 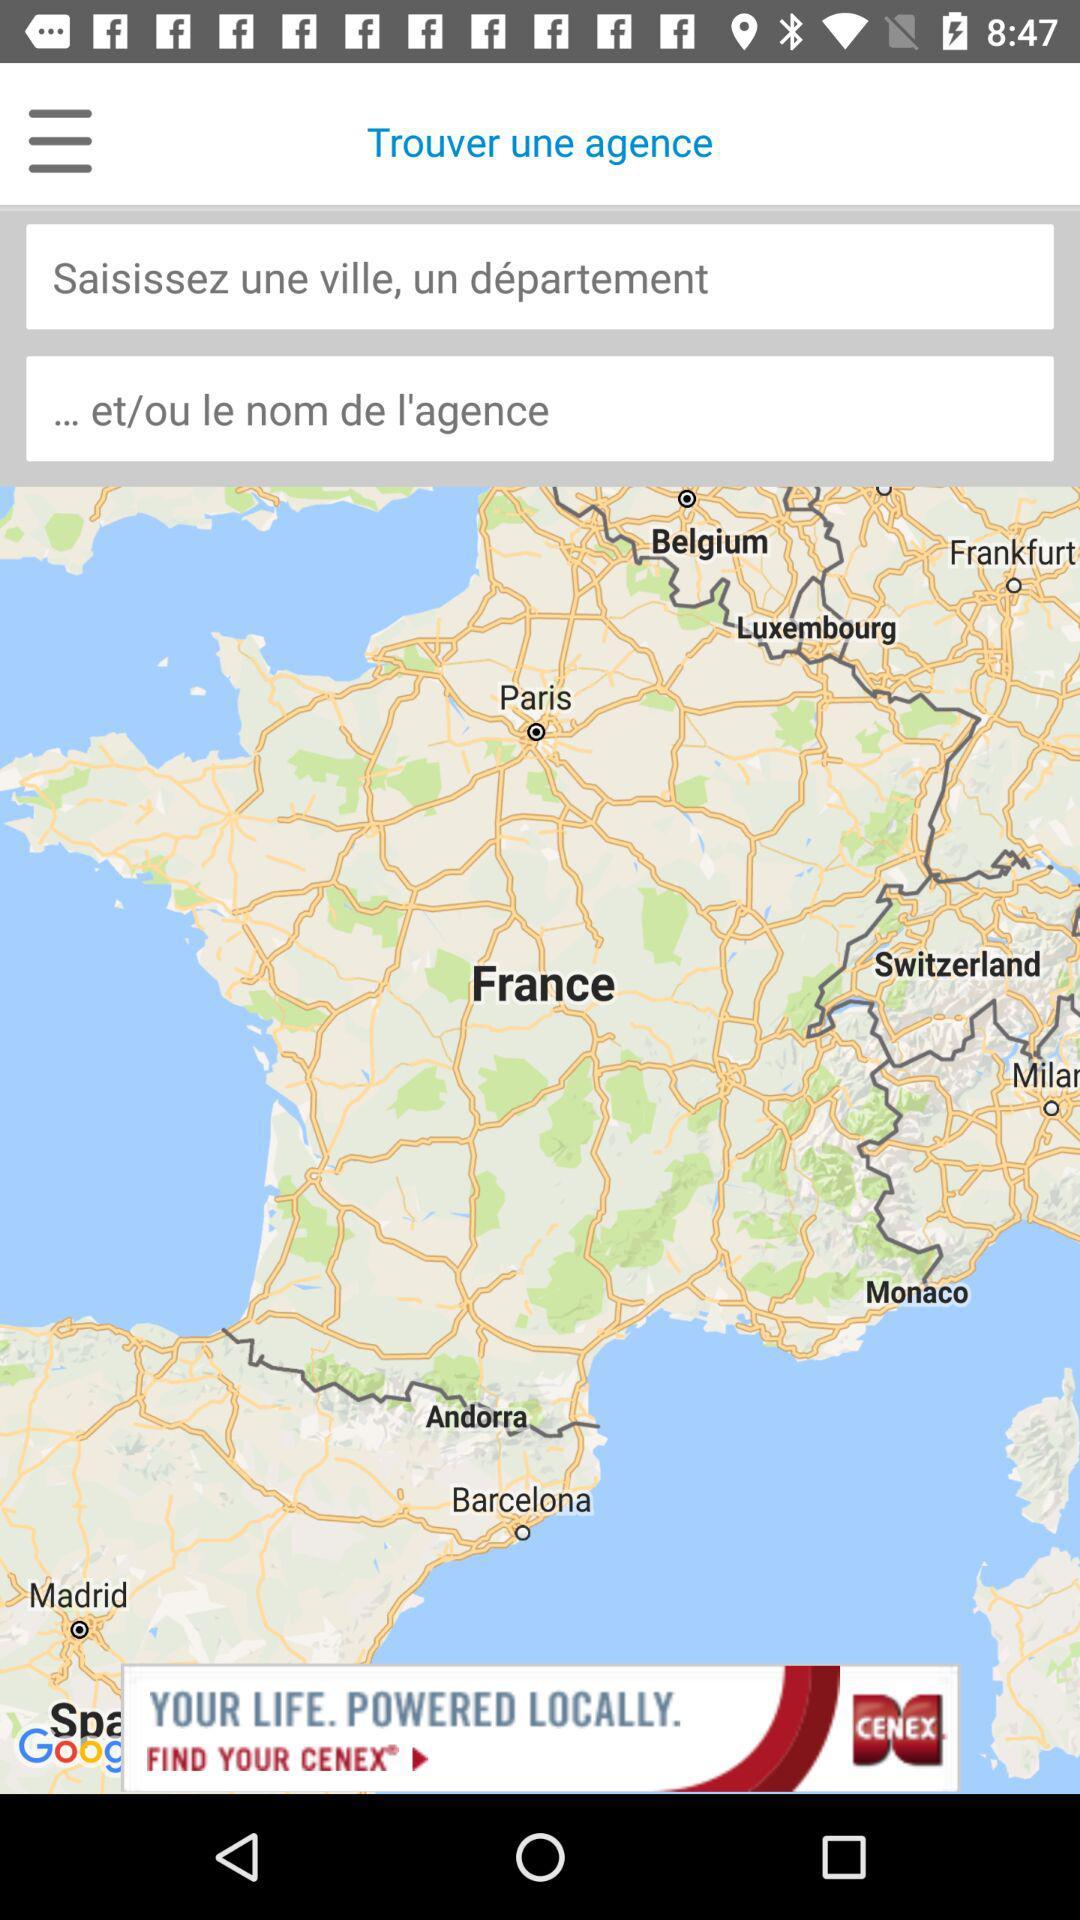 I want to click on location, so click(x=540, y=275).